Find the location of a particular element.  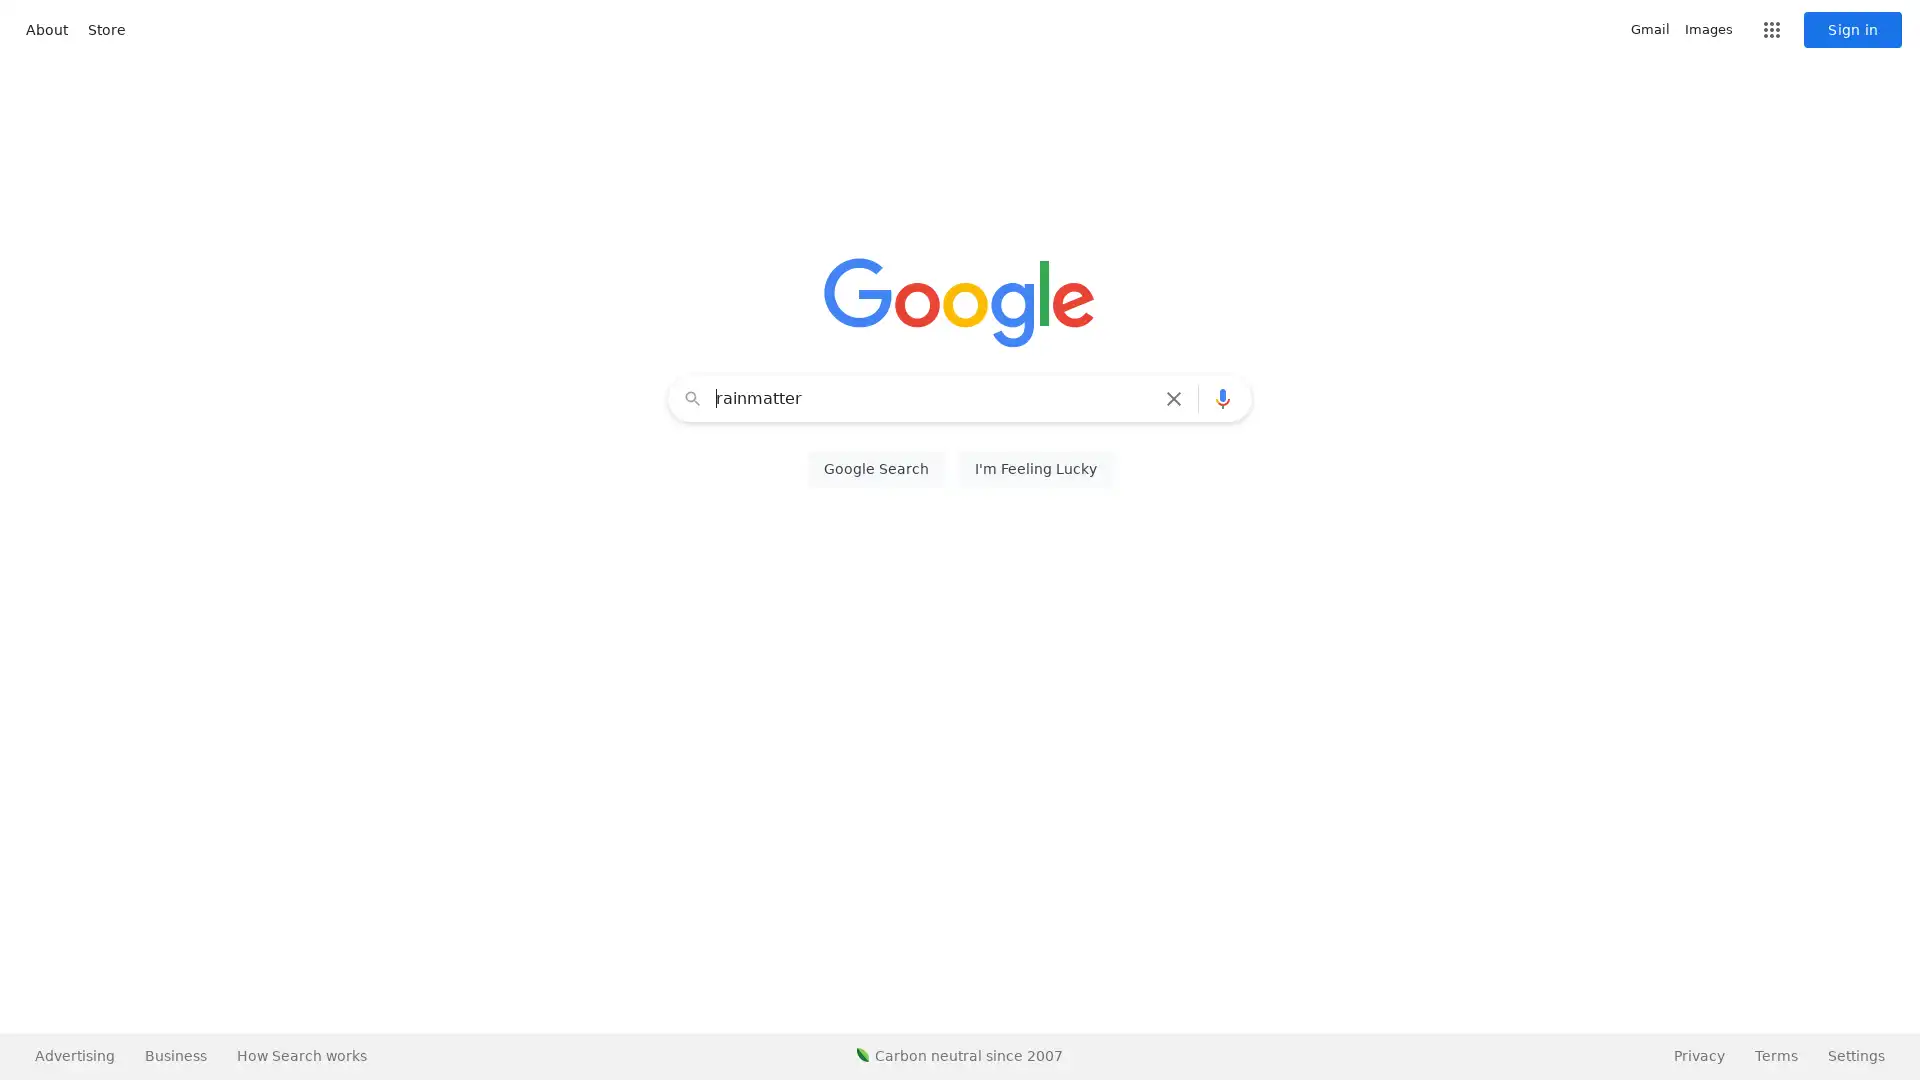

Clear is located at coordinates (1174, 398).